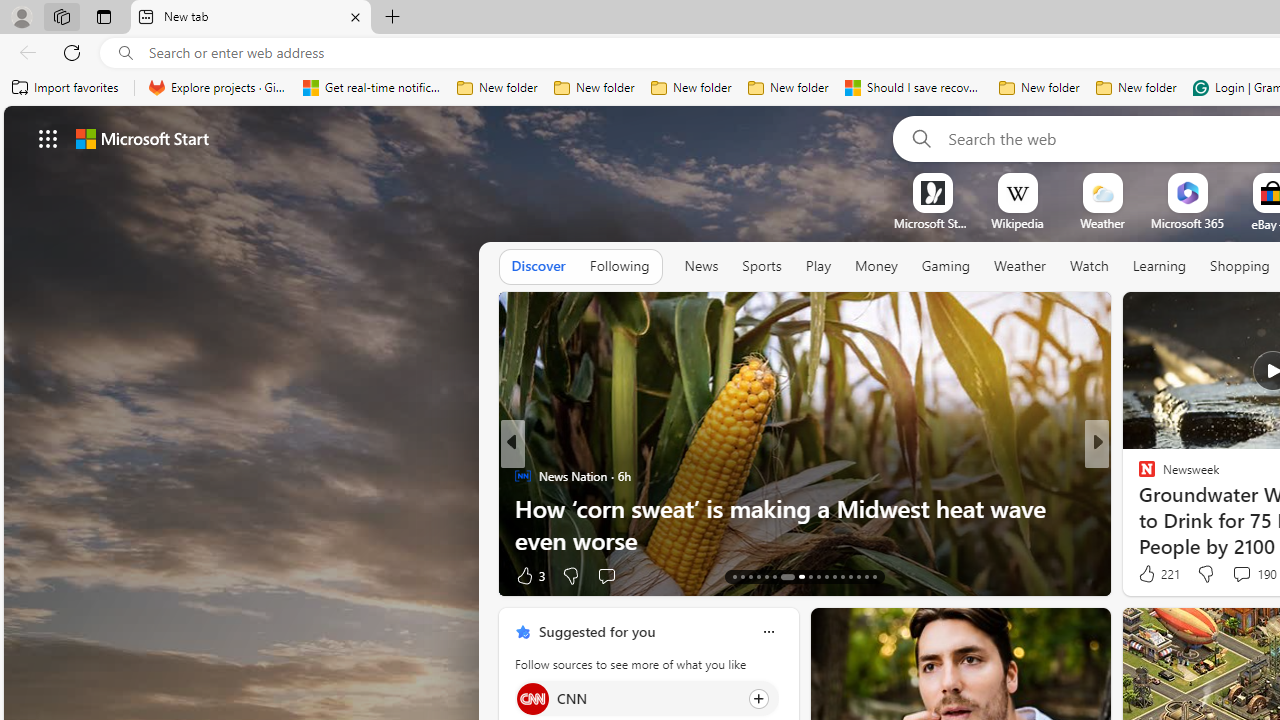 The height and width of the screenshot is (720, 1280). I want to click on '583 Like', so click(1152, 575).